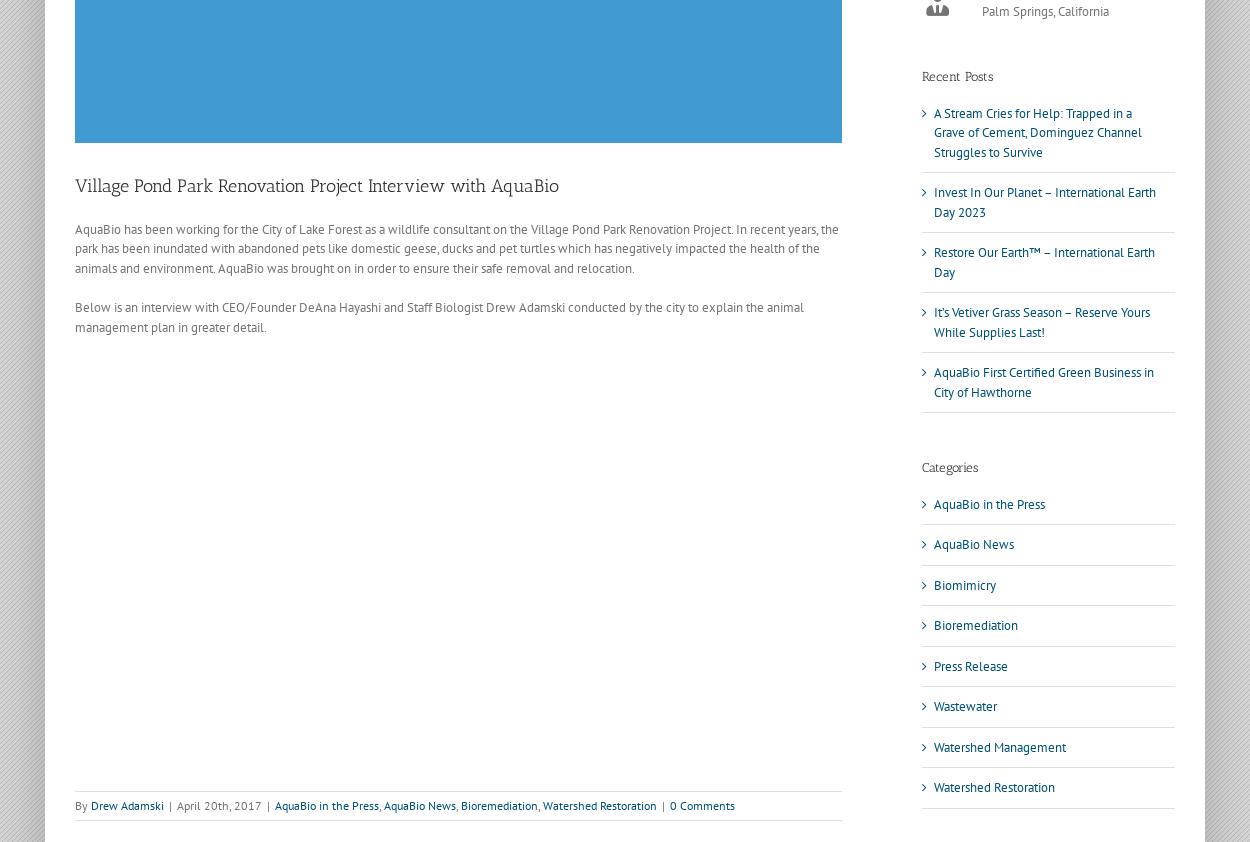  I want to click on 'Drew Adamski', so click(127, 805).